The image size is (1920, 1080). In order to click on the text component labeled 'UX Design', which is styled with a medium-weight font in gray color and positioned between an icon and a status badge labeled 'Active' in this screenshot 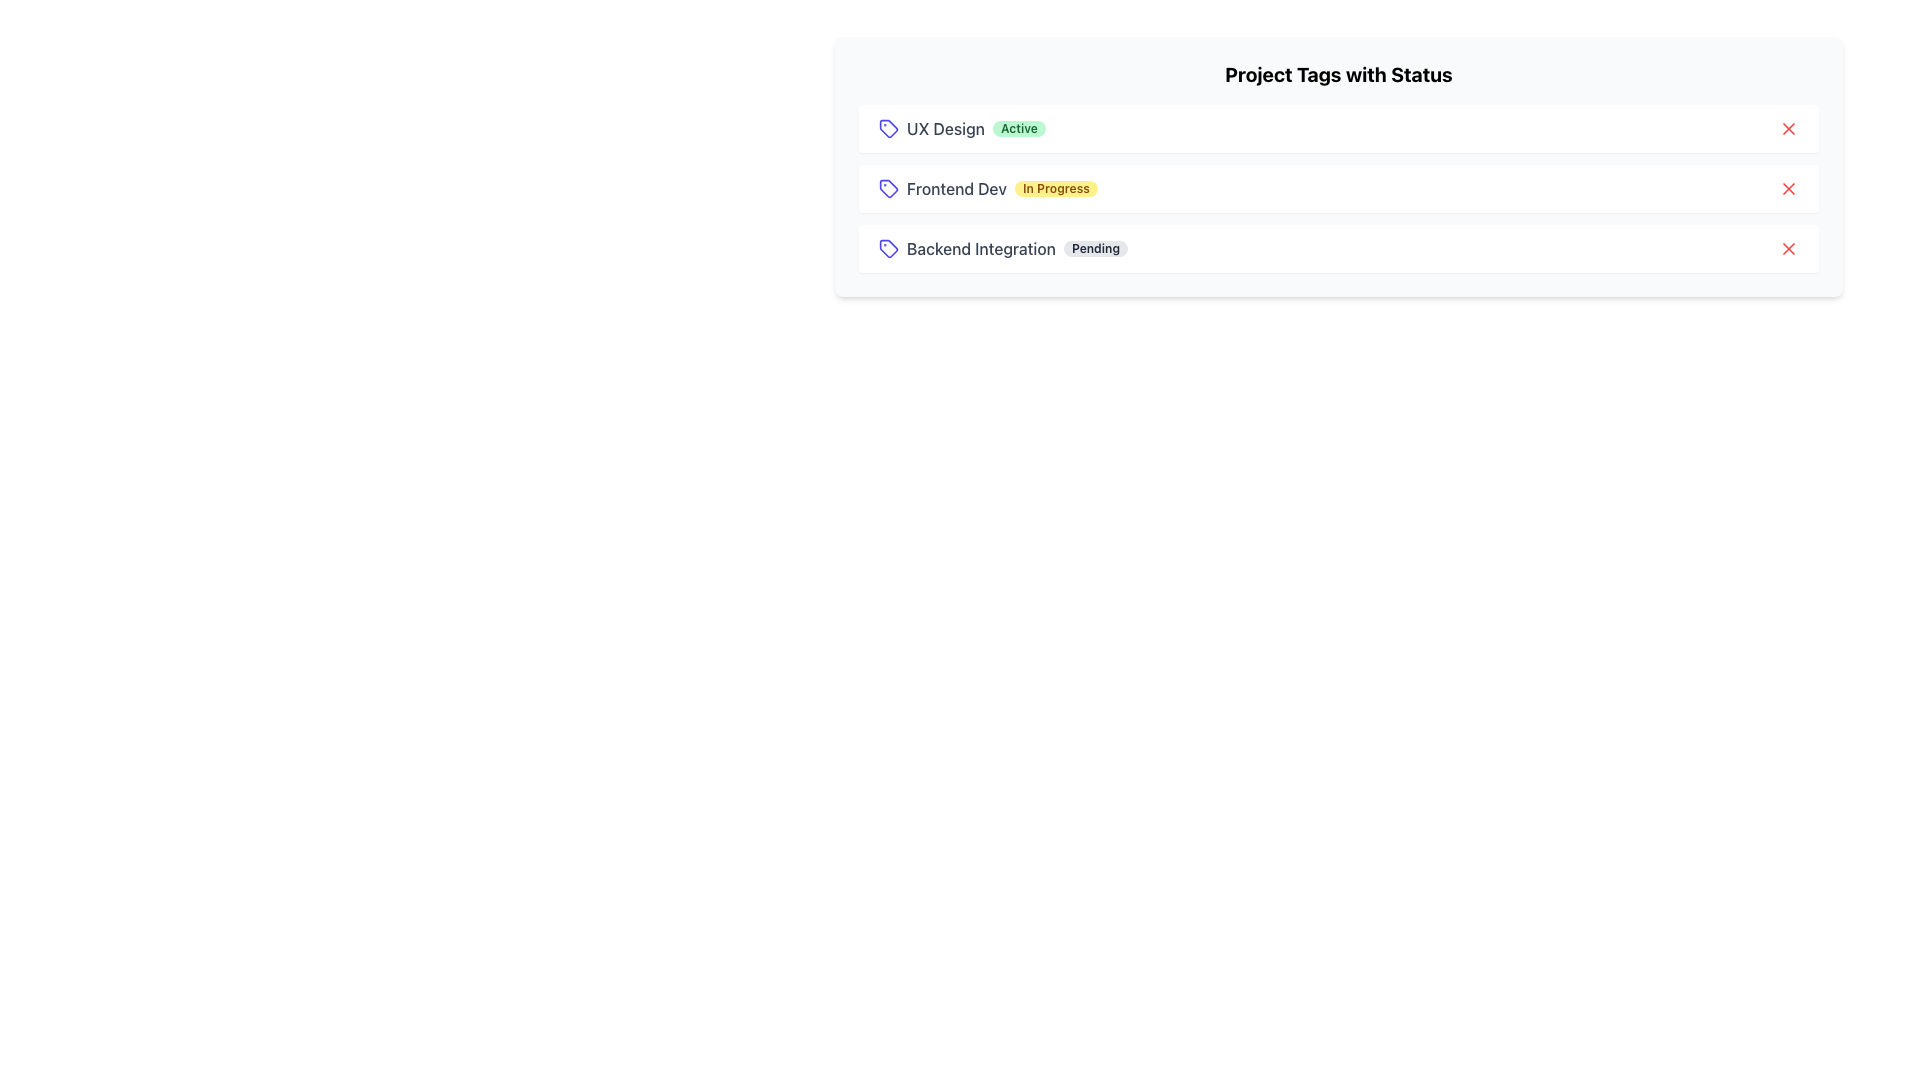, I will do `click(944, 128)`.